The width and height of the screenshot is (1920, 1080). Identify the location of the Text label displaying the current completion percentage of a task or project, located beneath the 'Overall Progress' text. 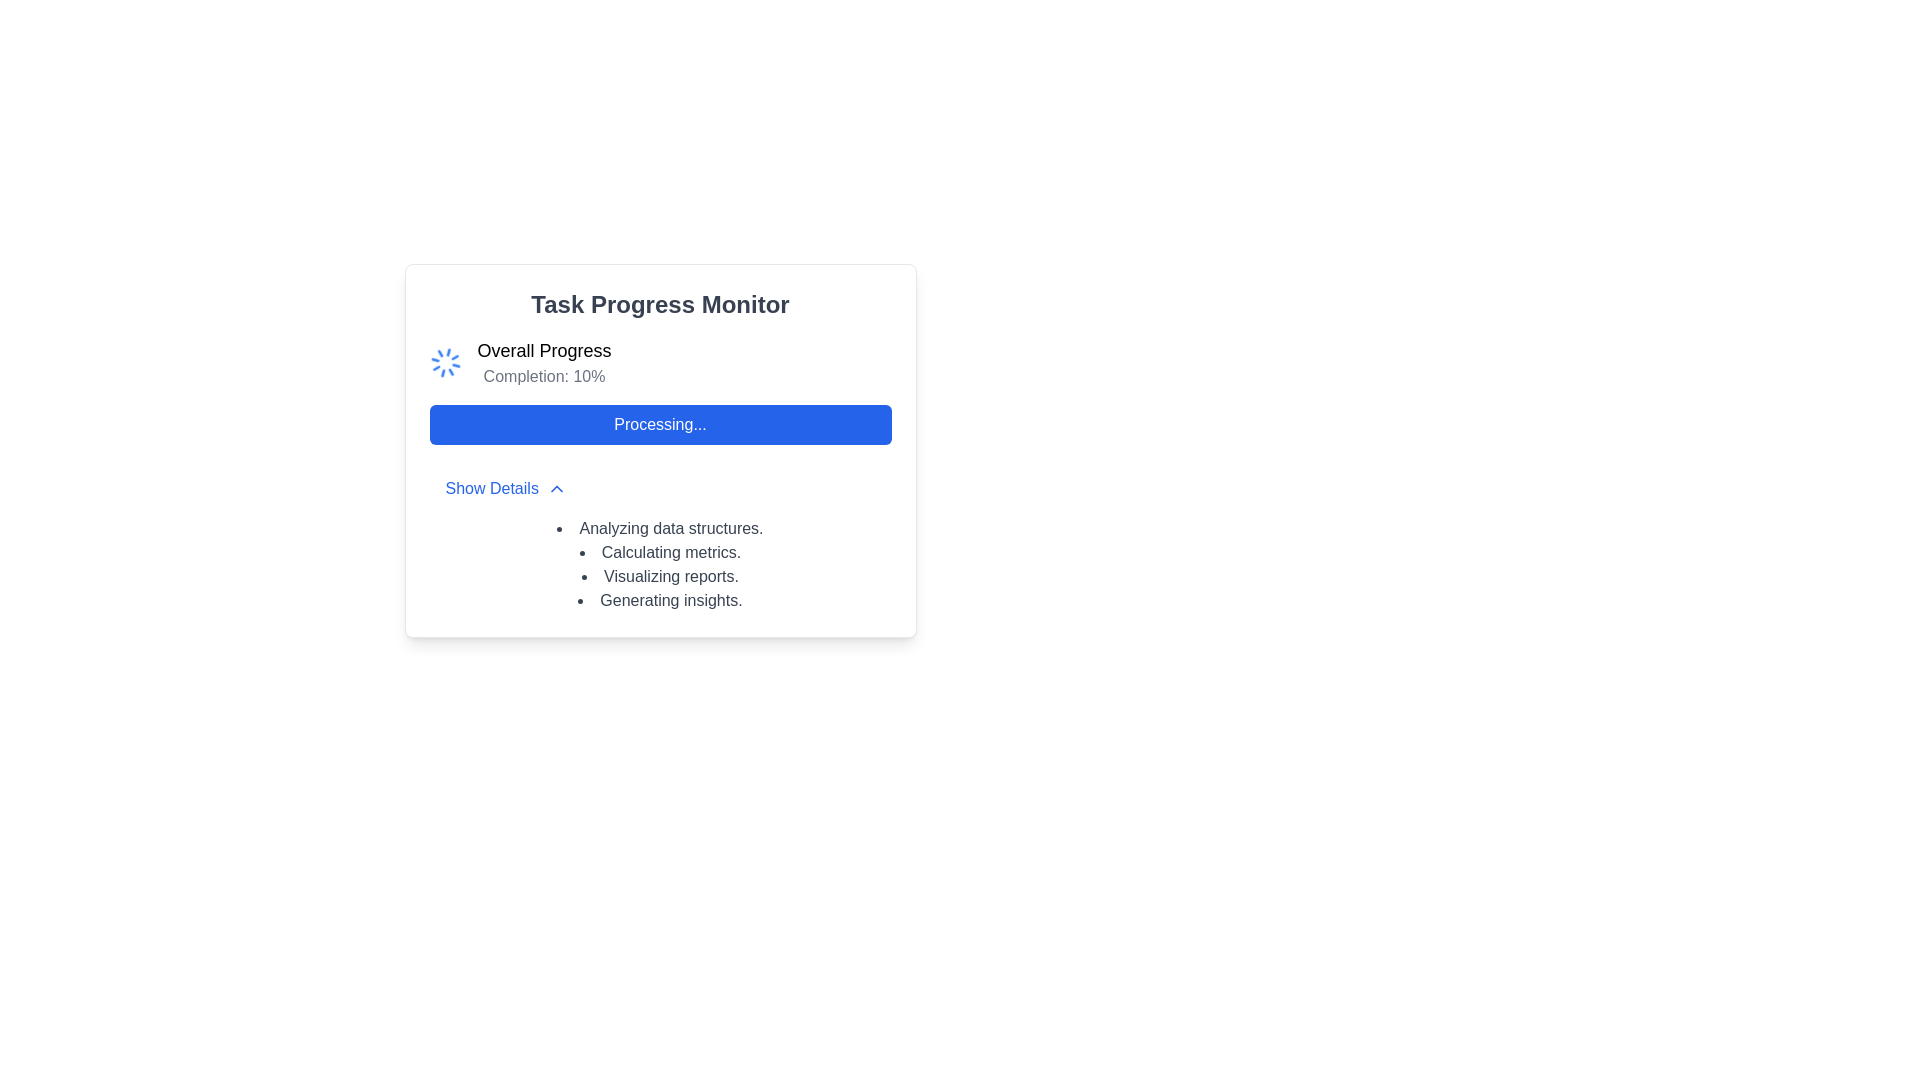
(544, 377).